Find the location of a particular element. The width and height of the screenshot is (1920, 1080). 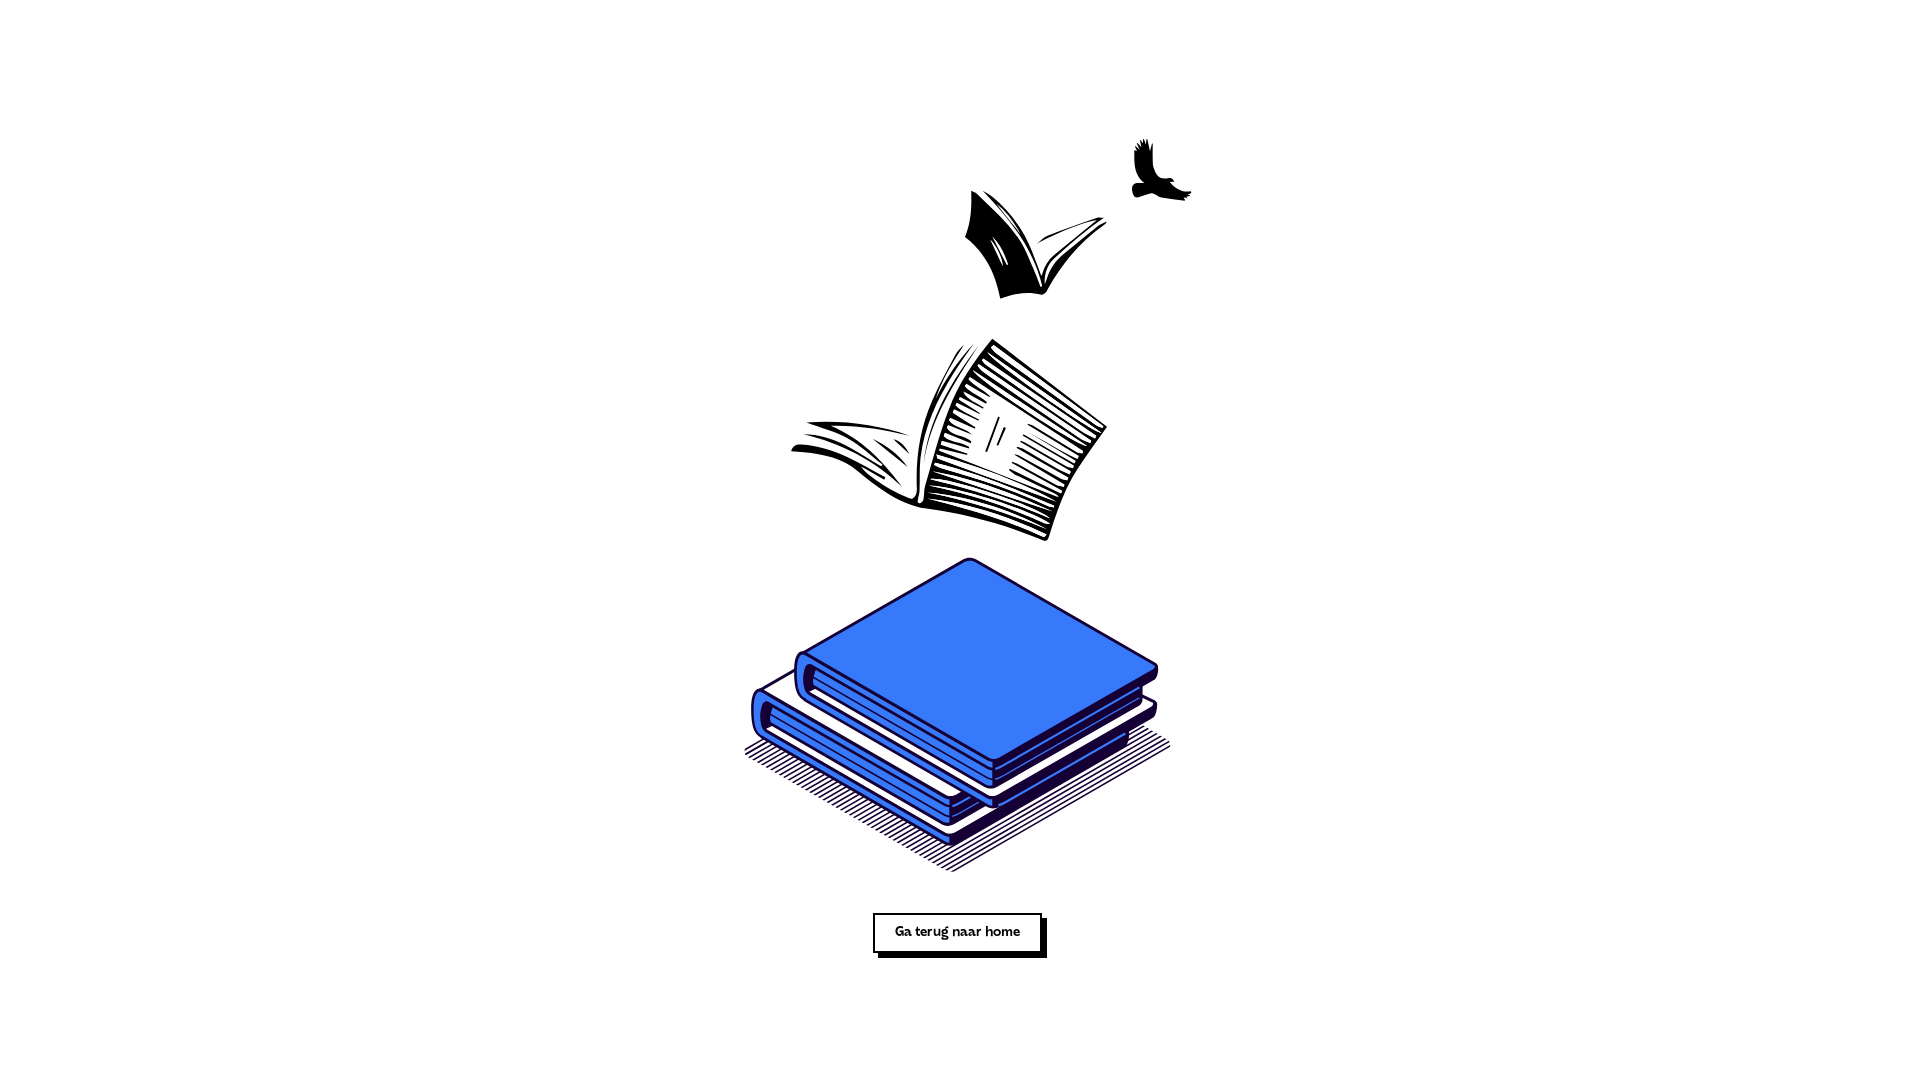

'Ga terug naar home' is located at coordinates (956, 933).